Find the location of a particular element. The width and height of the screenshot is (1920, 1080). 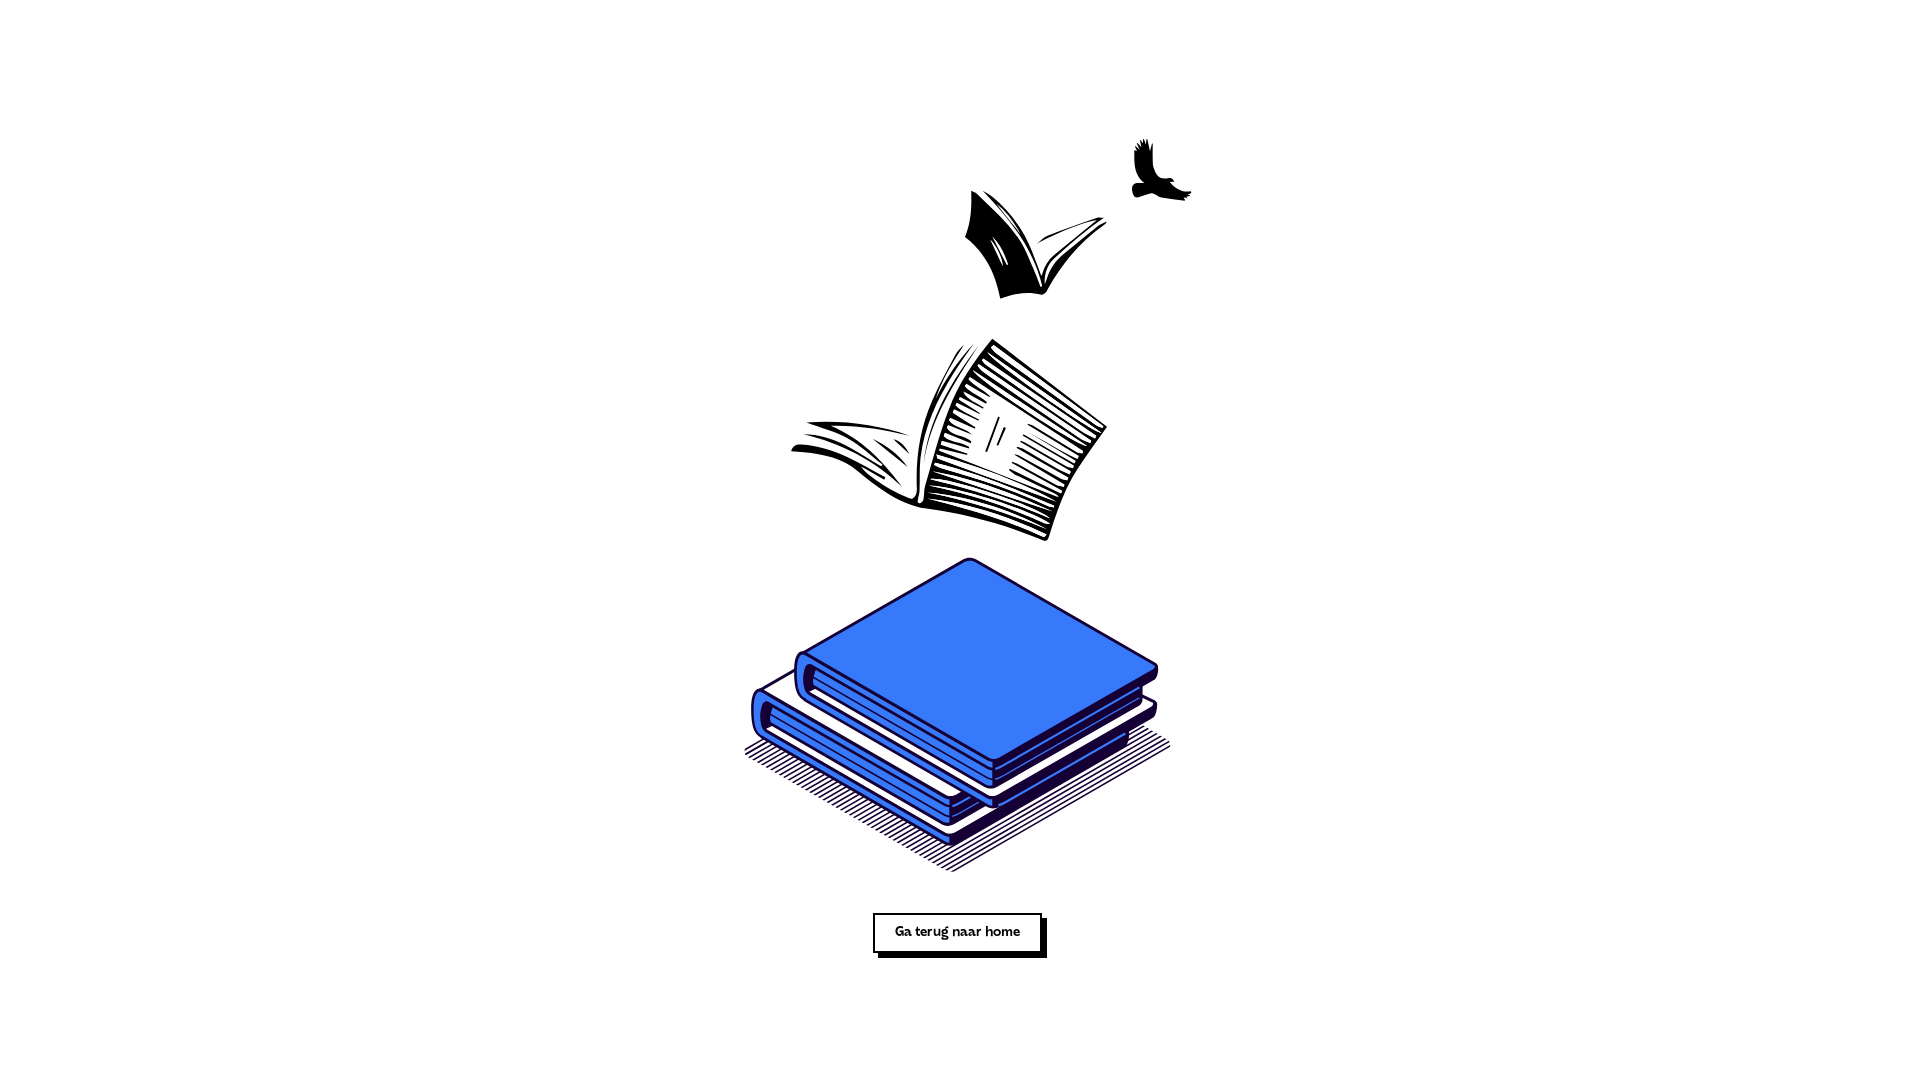

'Ga terug naar home' is located at coordinates (956, 933).